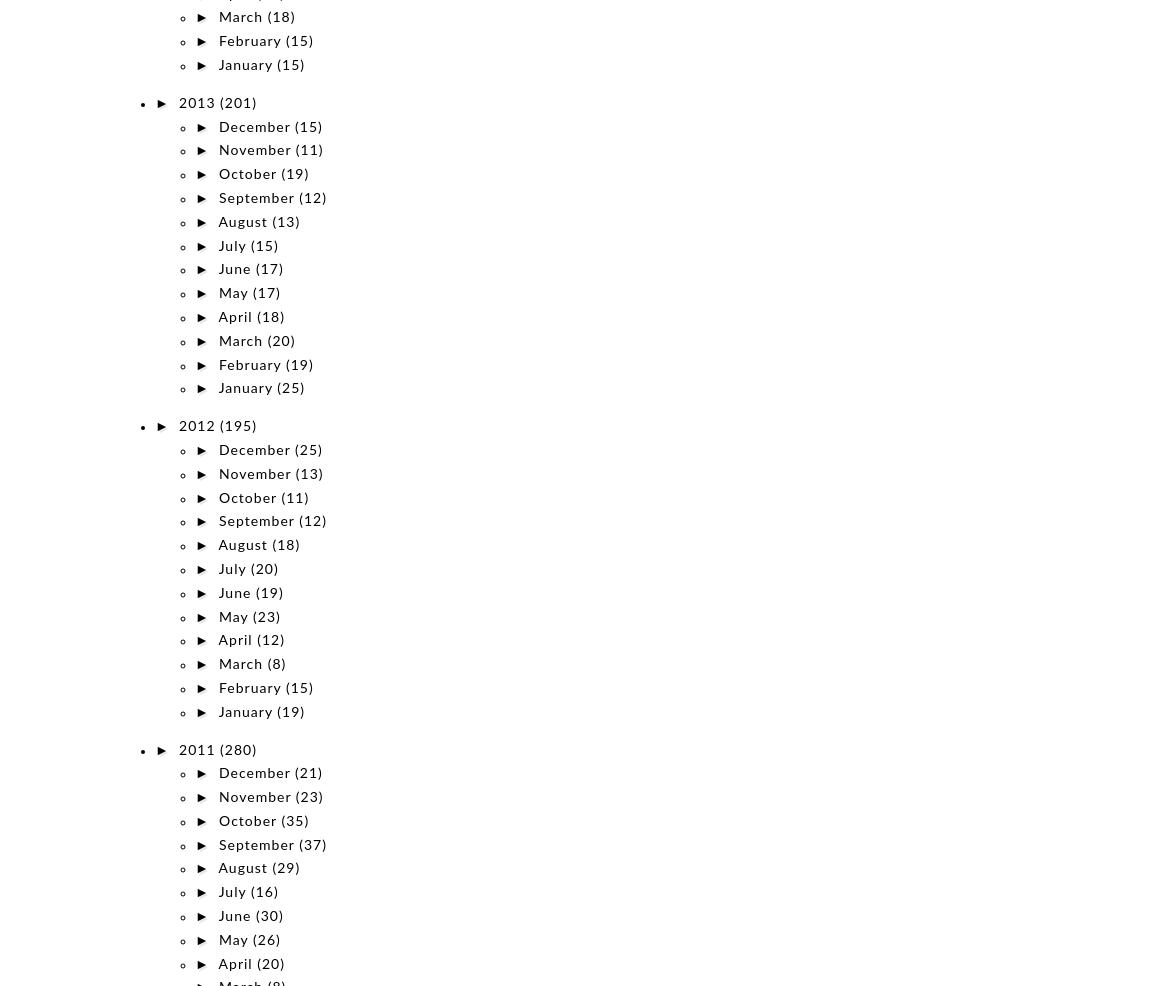 This screenshot has width=1158, height=986. I want to click on '(16)', so click(263, 892).